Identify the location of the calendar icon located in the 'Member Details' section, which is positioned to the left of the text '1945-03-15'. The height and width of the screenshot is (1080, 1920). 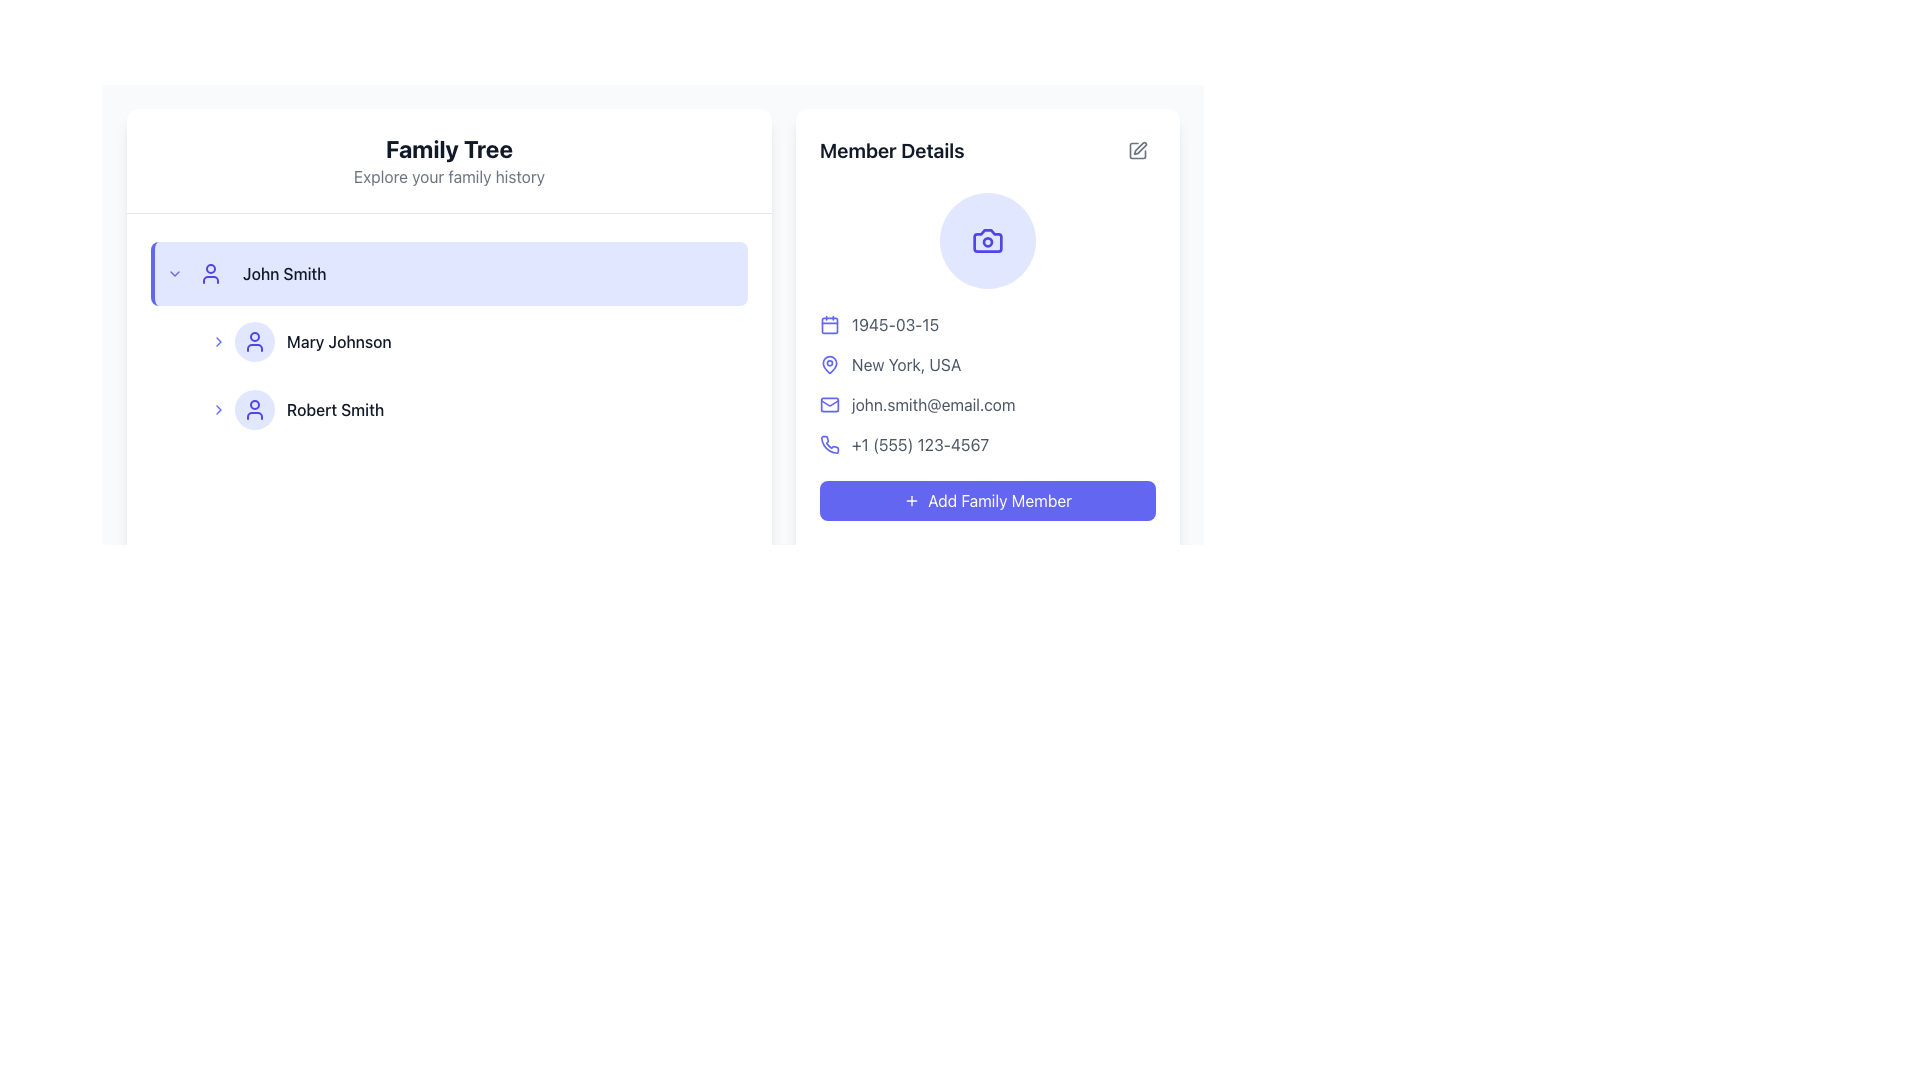
(830, 323).